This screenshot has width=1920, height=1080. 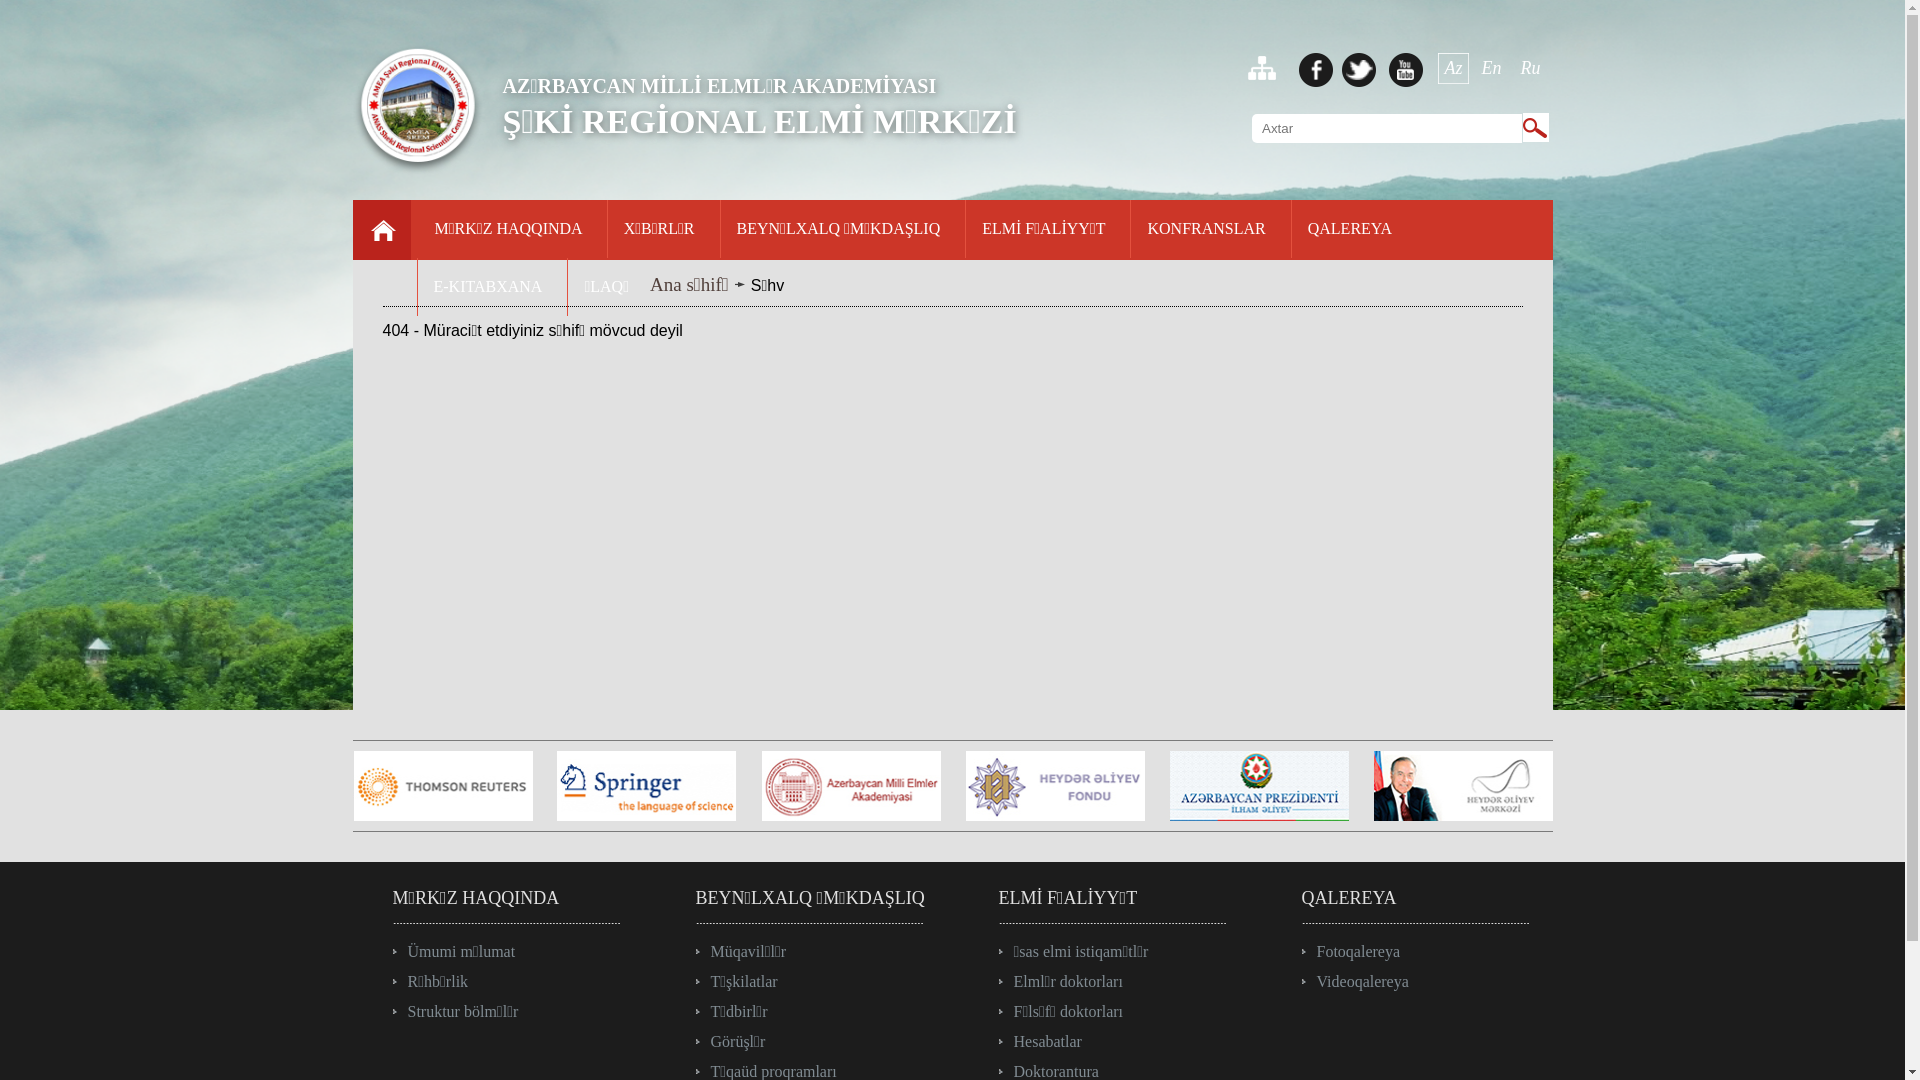 I want to click on 'Videoqalereya', so click(x=1355, y=980).